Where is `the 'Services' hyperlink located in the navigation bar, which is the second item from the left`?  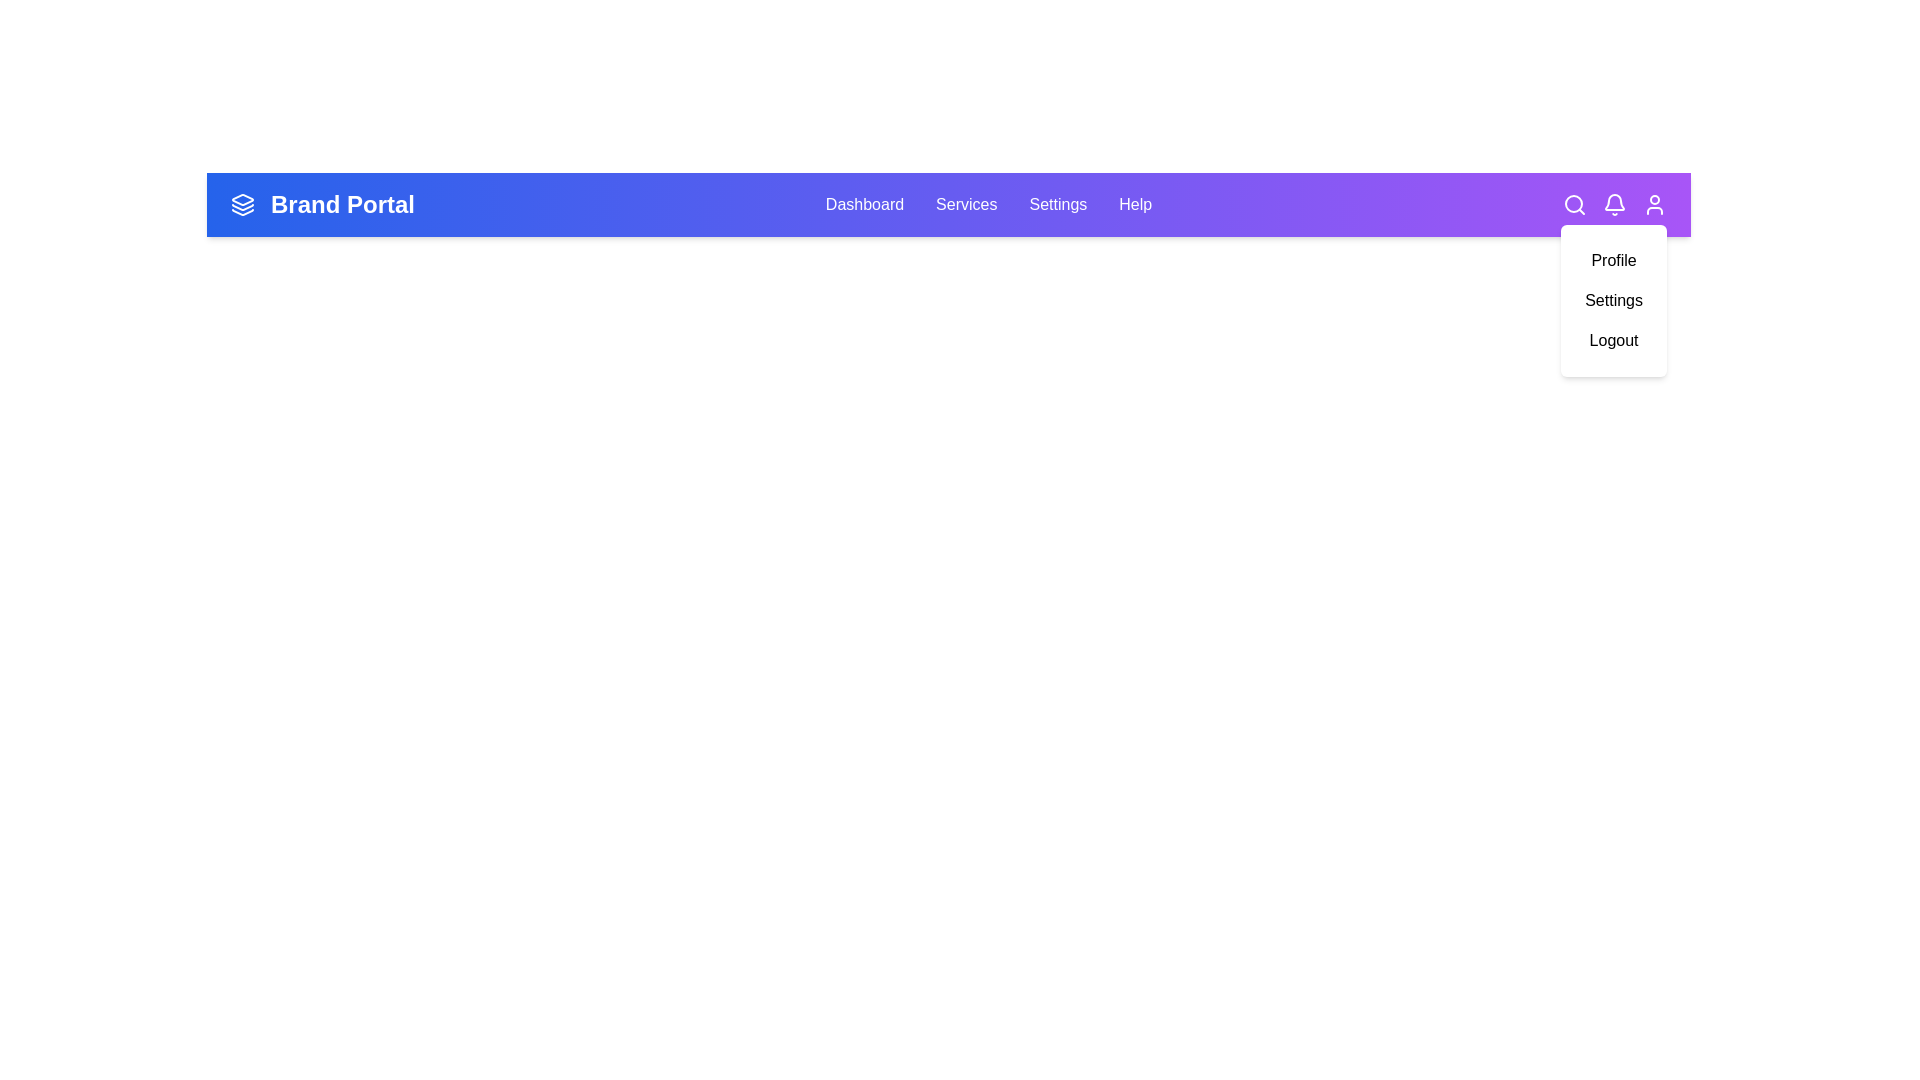 the 'Services' hyperlink located in the navigation bar, which is the second item from the left is located at coordinates (966, 204).